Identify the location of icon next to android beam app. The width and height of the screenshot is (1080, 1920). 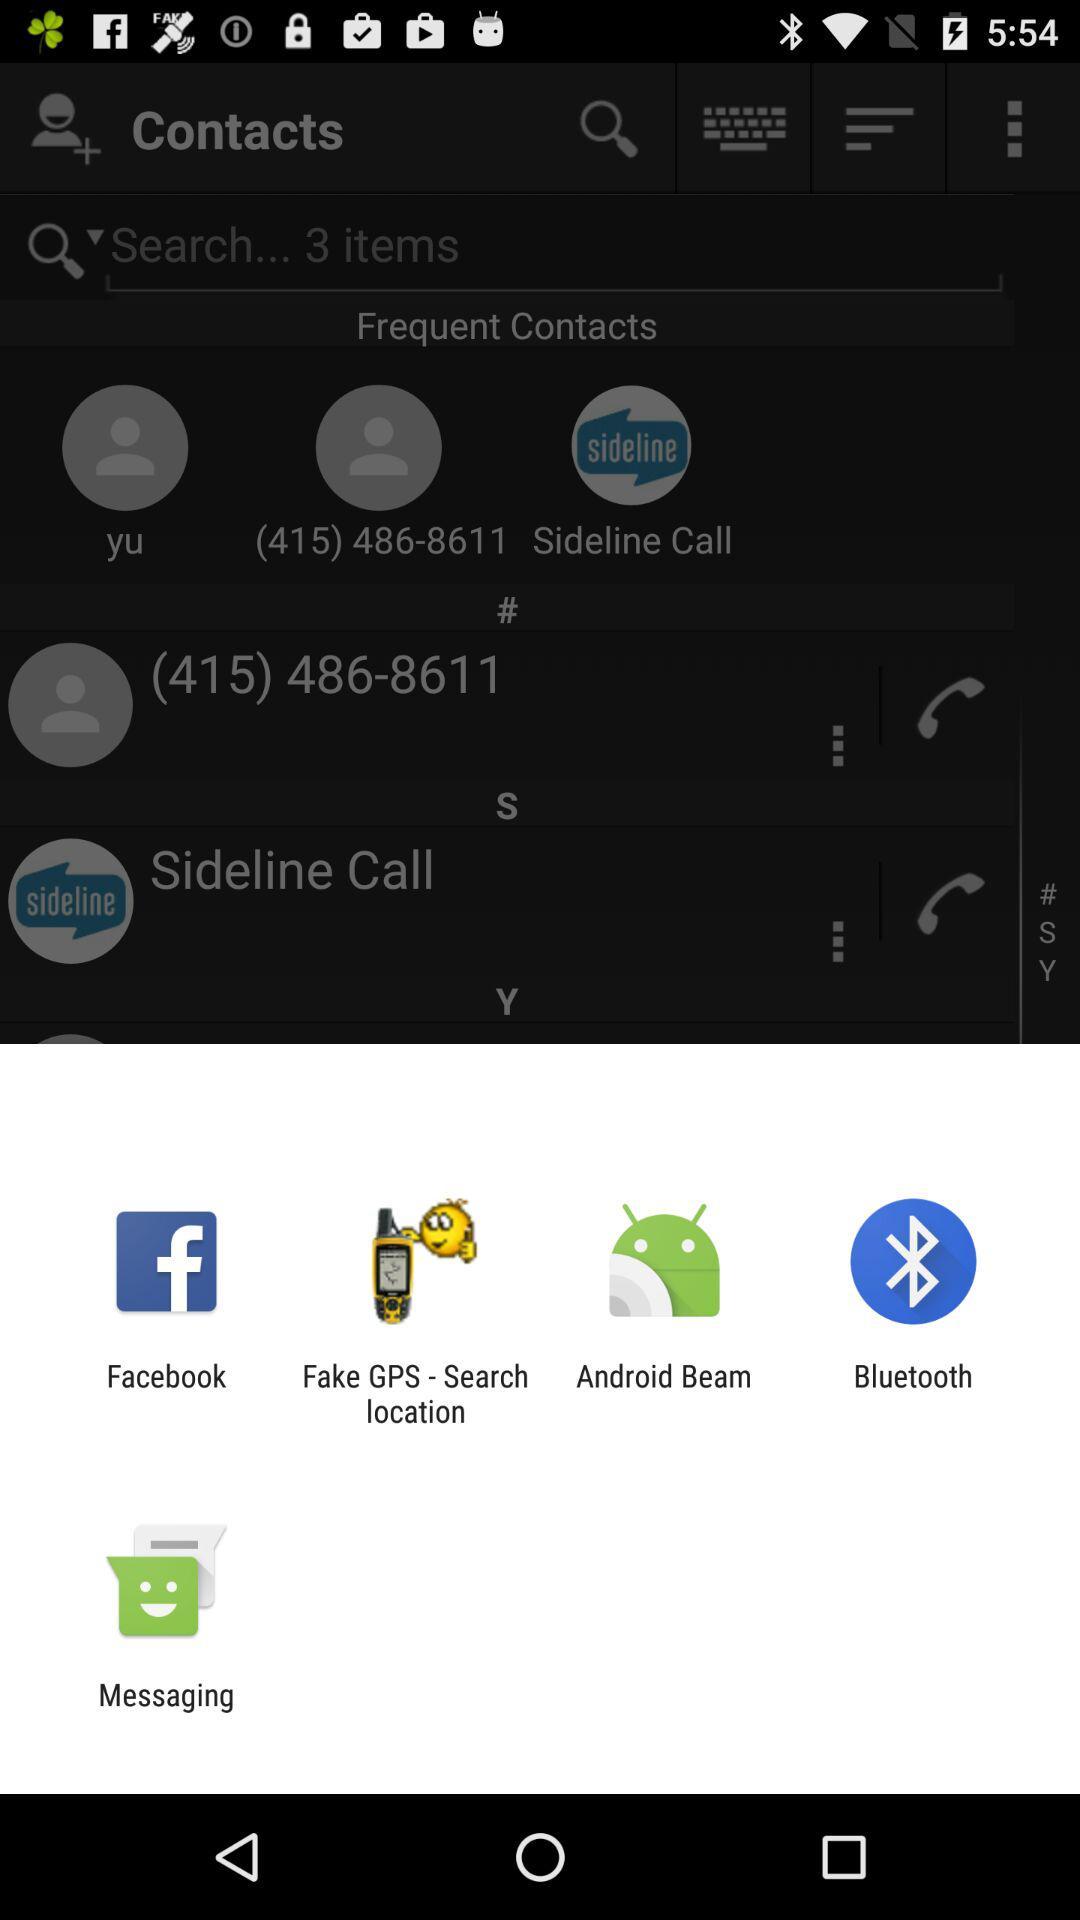
(913, 1392).